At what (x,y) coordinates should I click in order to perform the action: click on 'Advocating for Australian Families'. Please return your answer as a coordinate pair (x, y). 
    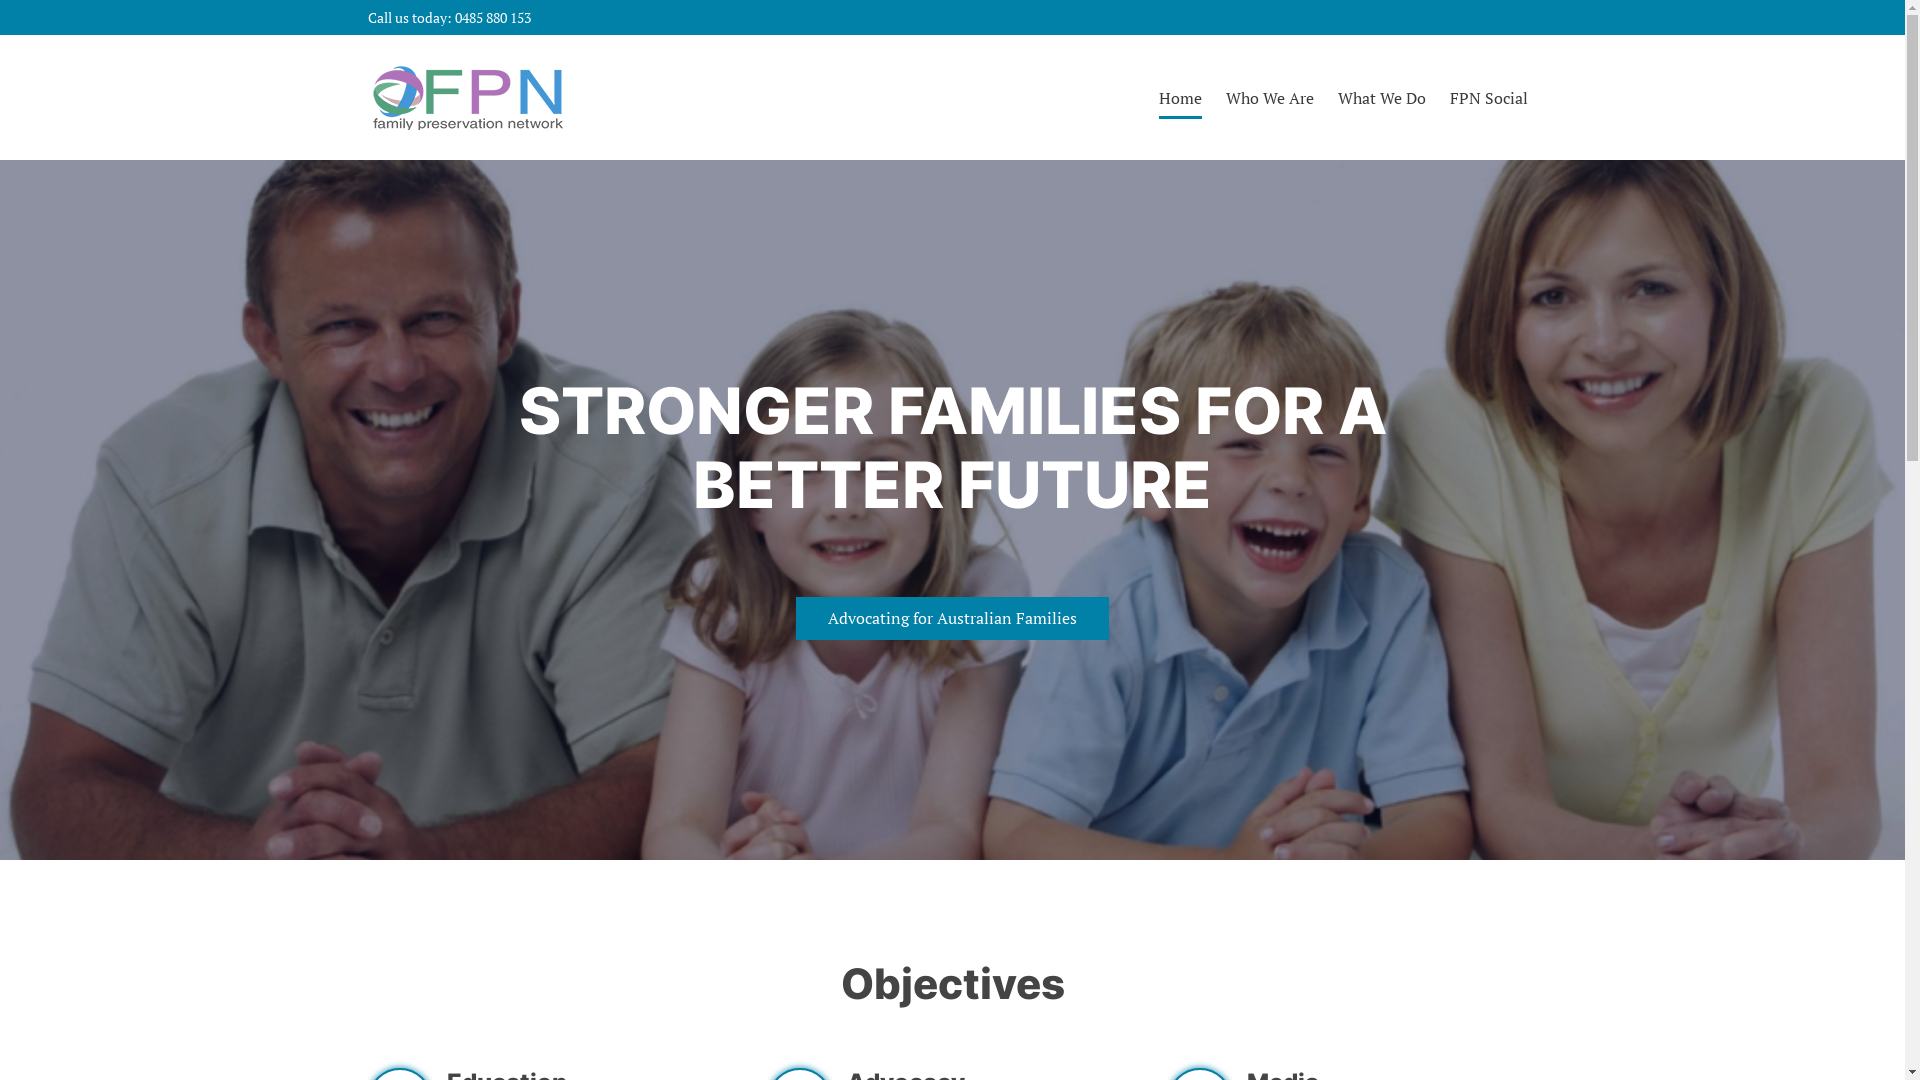
    Looking at the image, I should click on (951, 617).